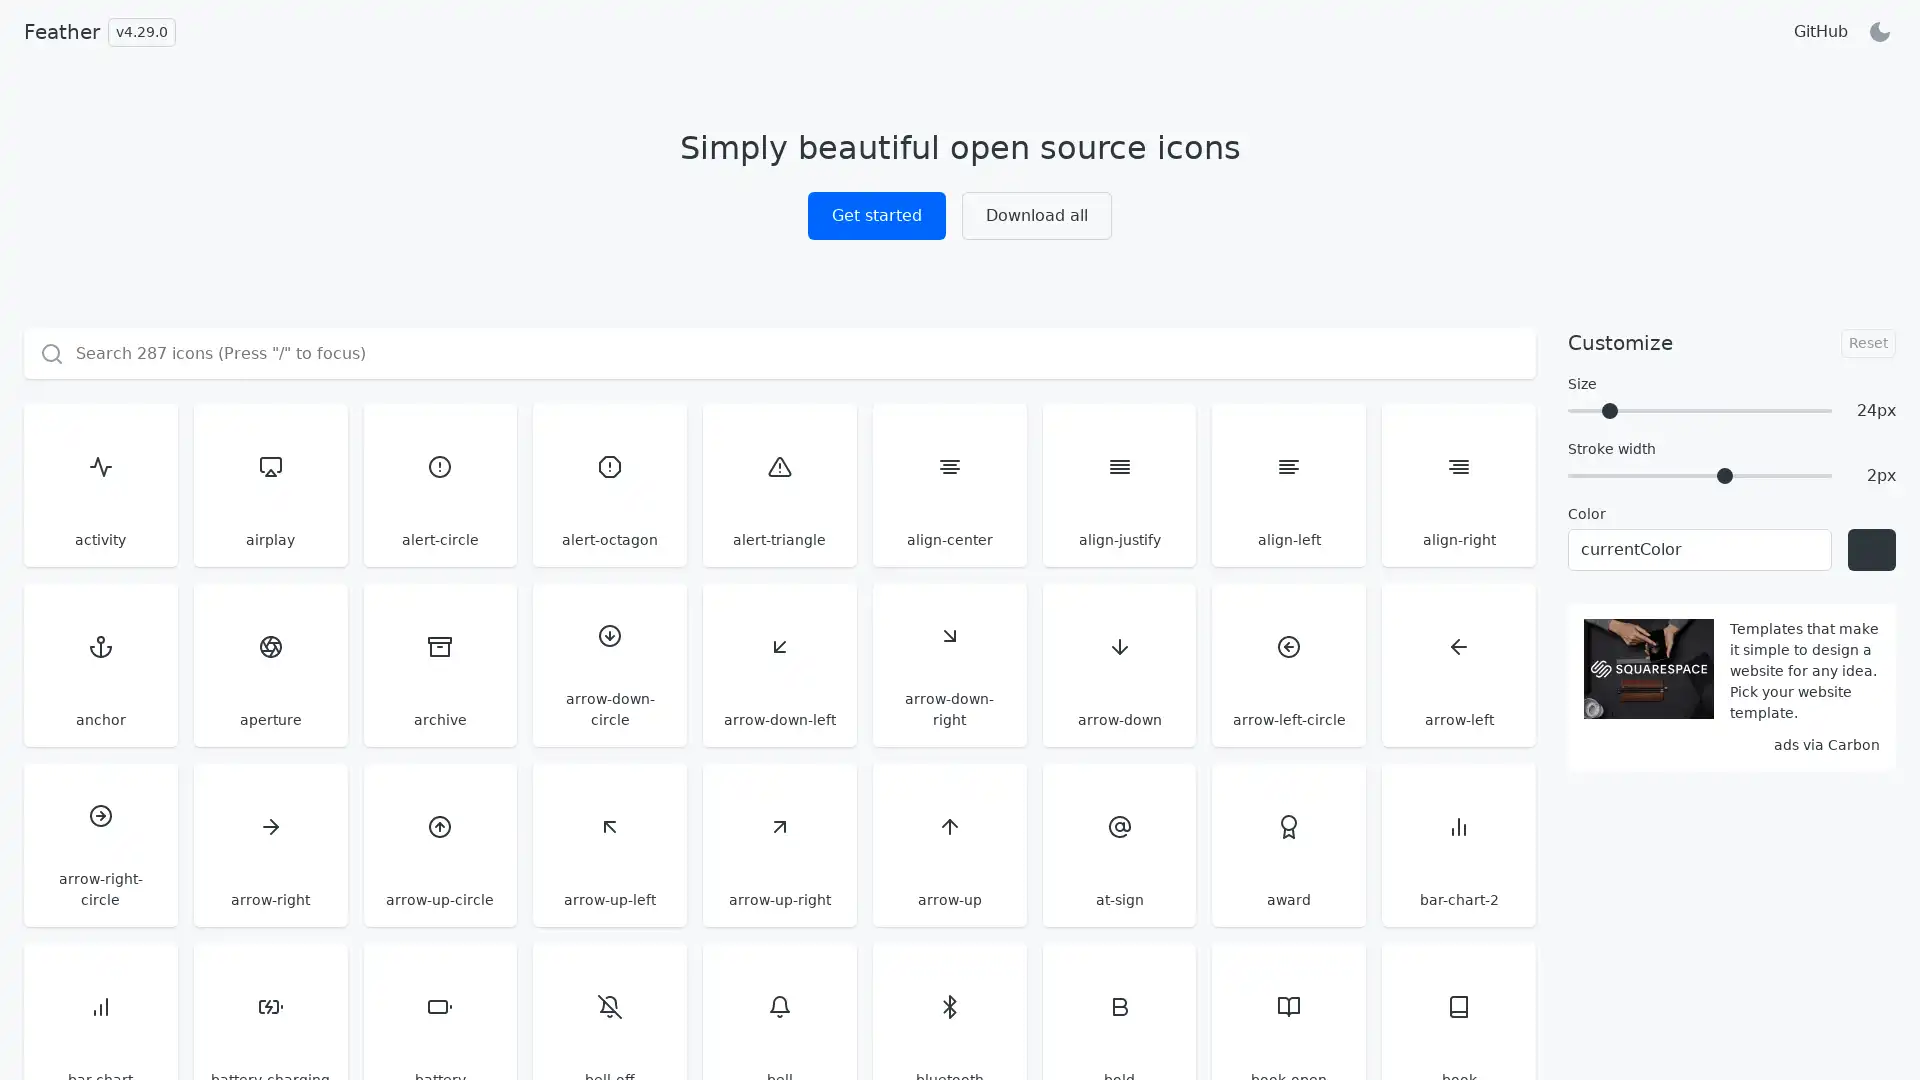 This screenshot has height=1080, width=1920. Describe the element at coordinates (1289, 485) in the screenshot. I see `align-left` at that location.